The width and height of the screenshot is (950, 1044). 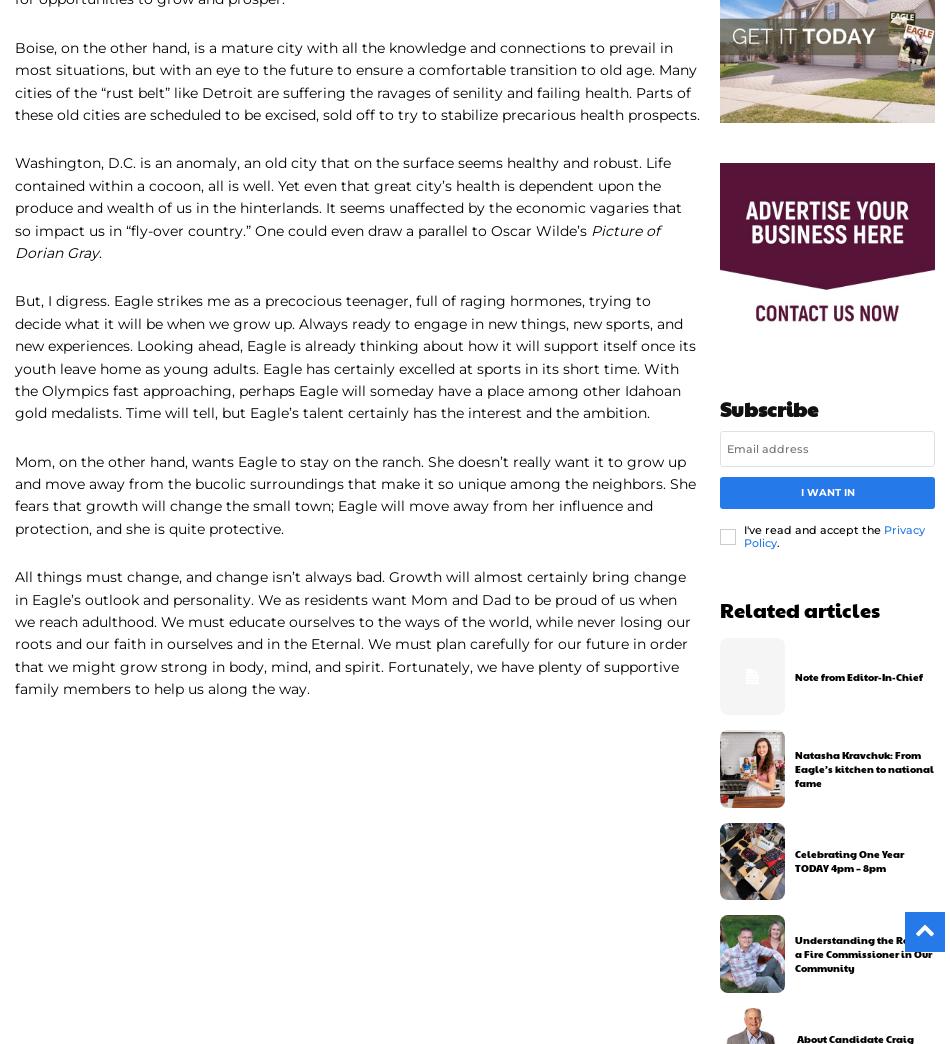 I want to click on 'Natasha Kravchuk: From Eagle’s kitchen to national fame', so click(x=862, y=769).